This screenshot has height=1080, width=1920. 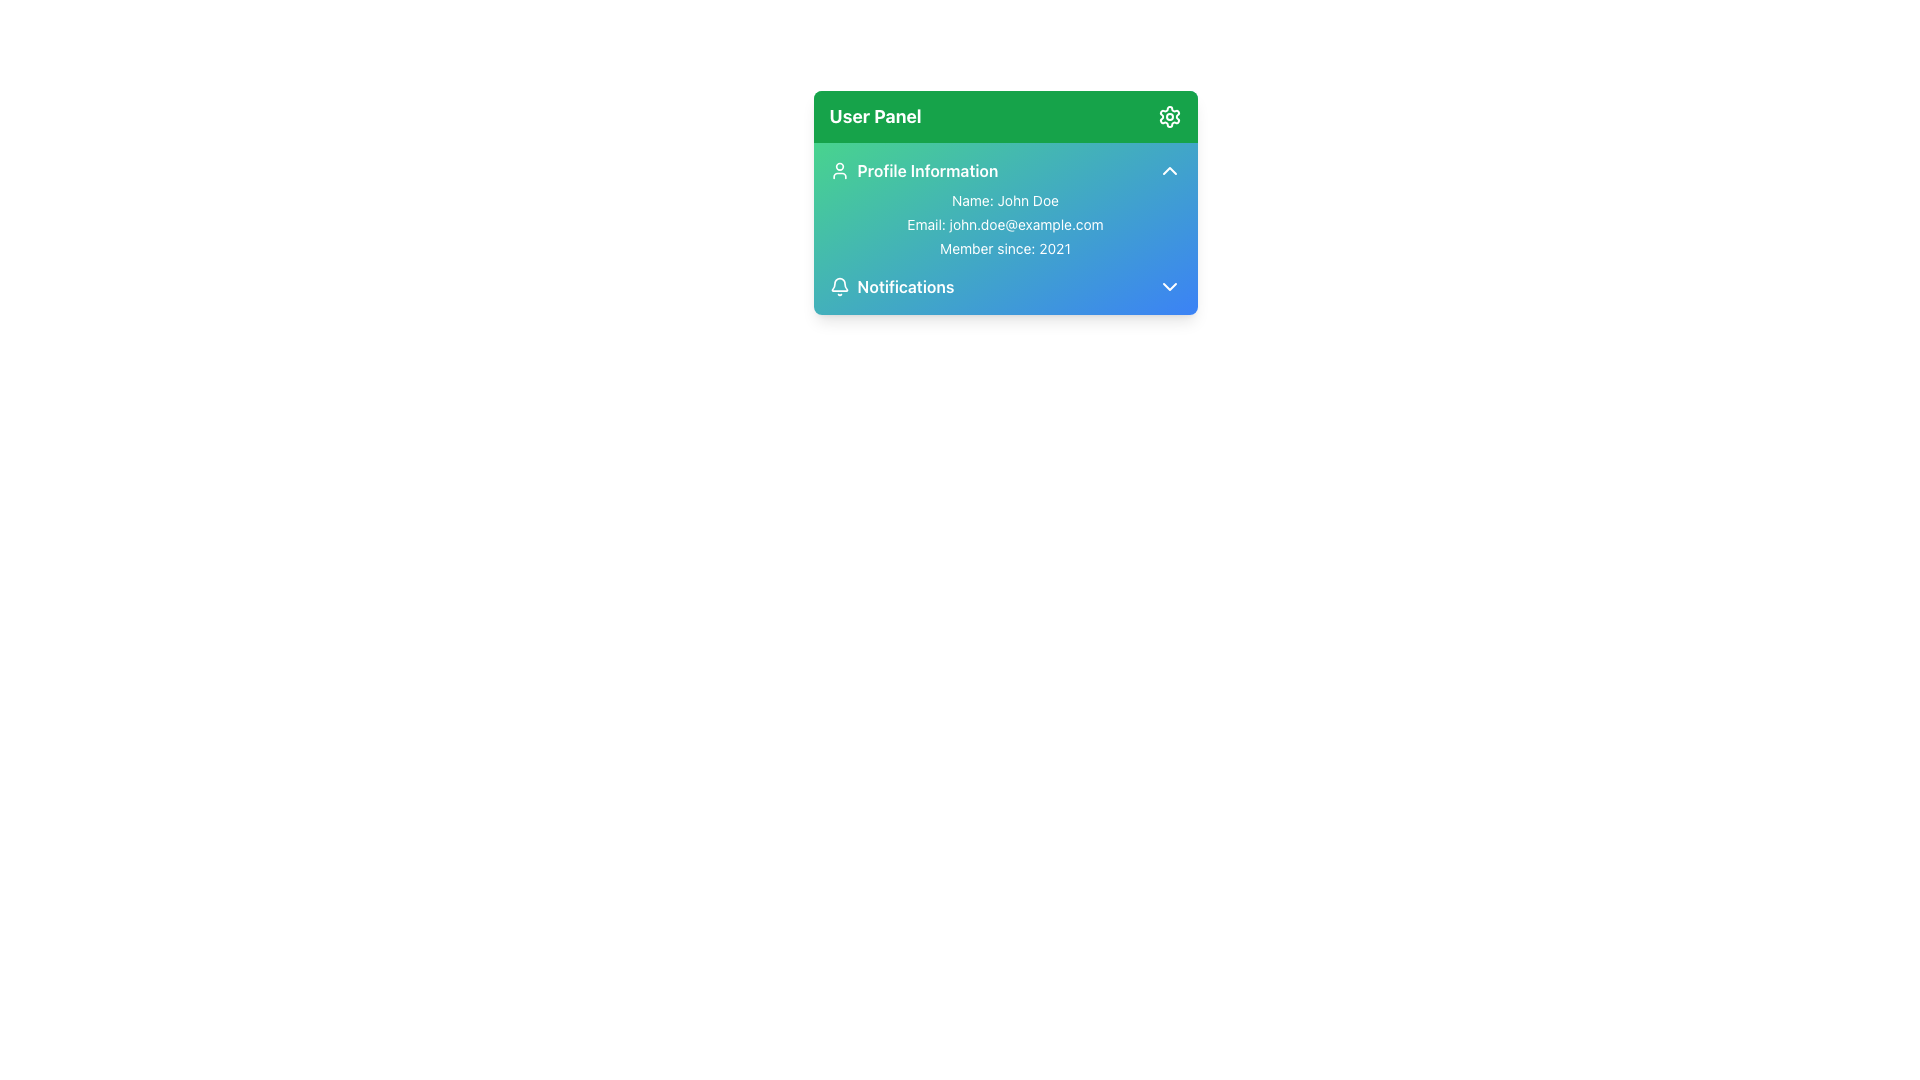 I want to click on the 'Notifications' text label located in the User Panel card, which is positioned to the right of the bell icon, so click(x=904, y=286).